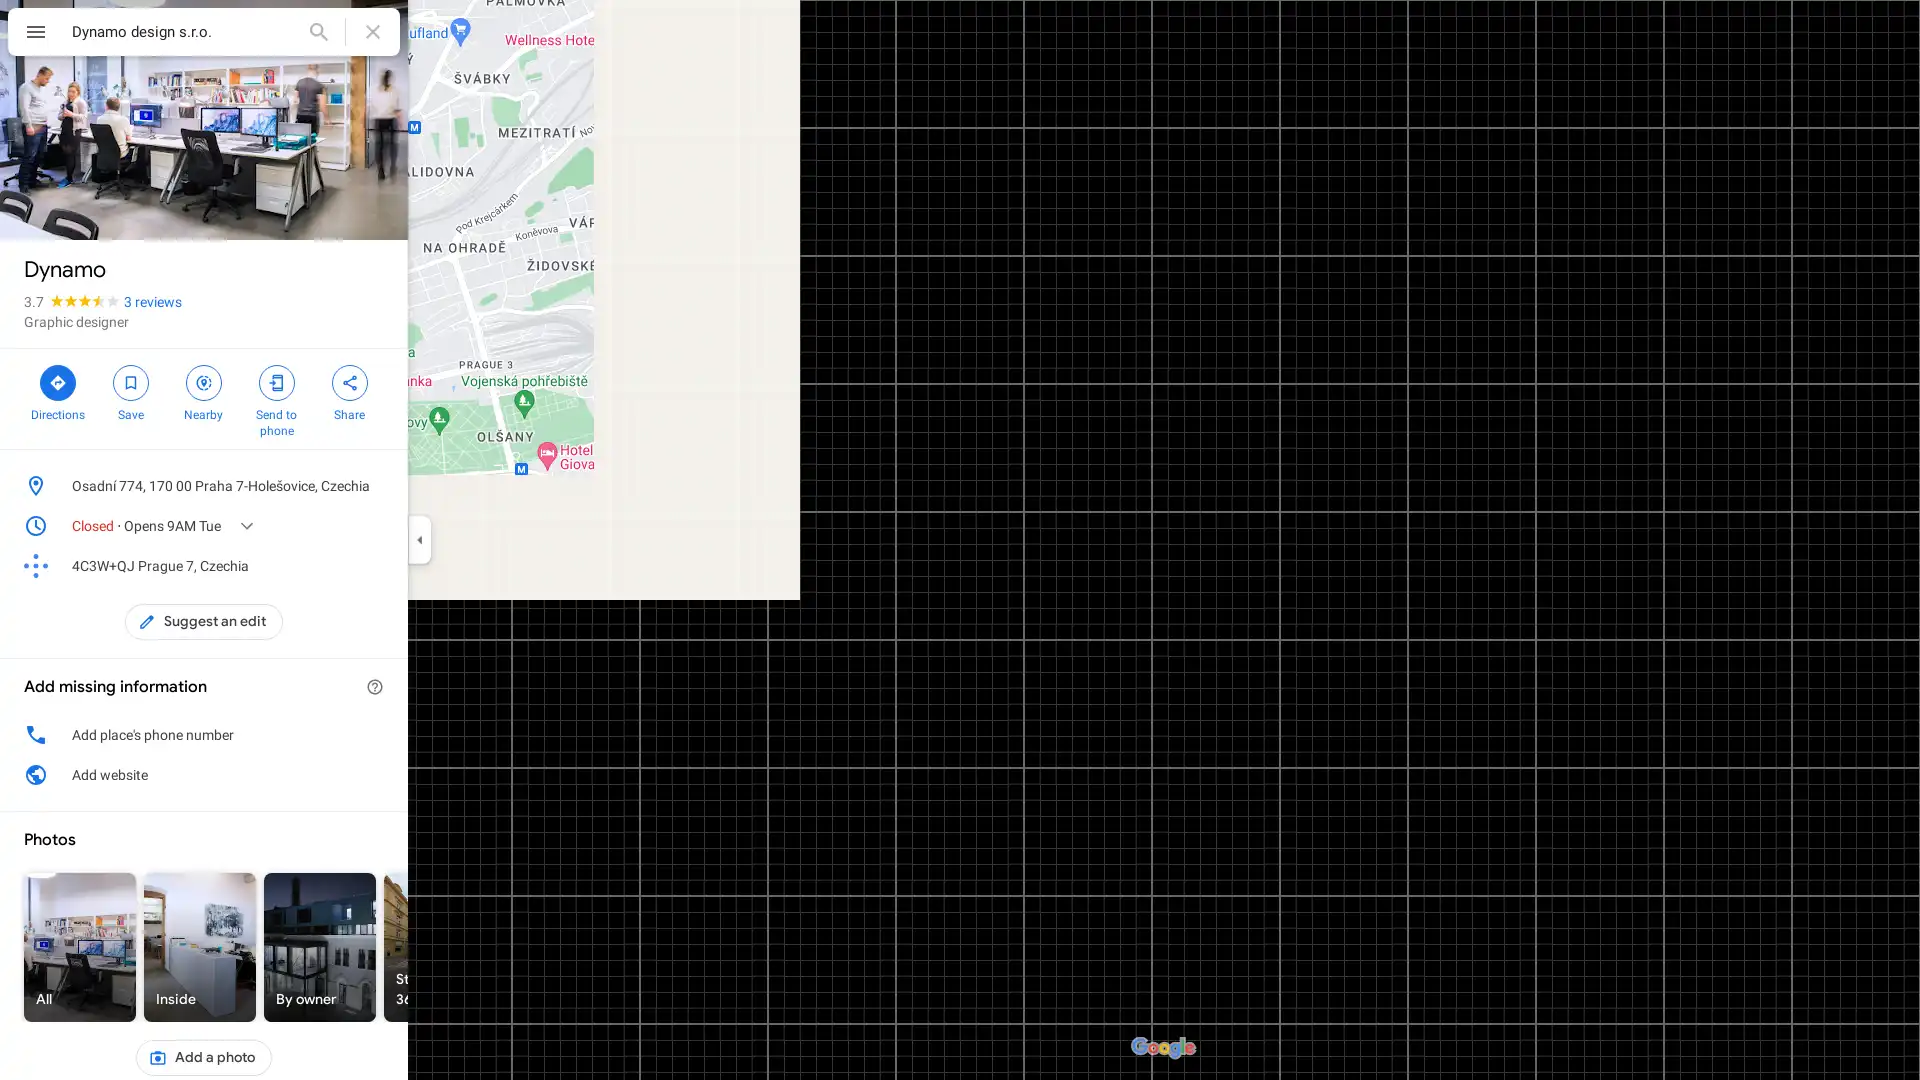 The width and height of the screenshot is (1920, 1080). Describe the element at coordinates (200, 946) in the screenshot. I see `Inside` at that location.